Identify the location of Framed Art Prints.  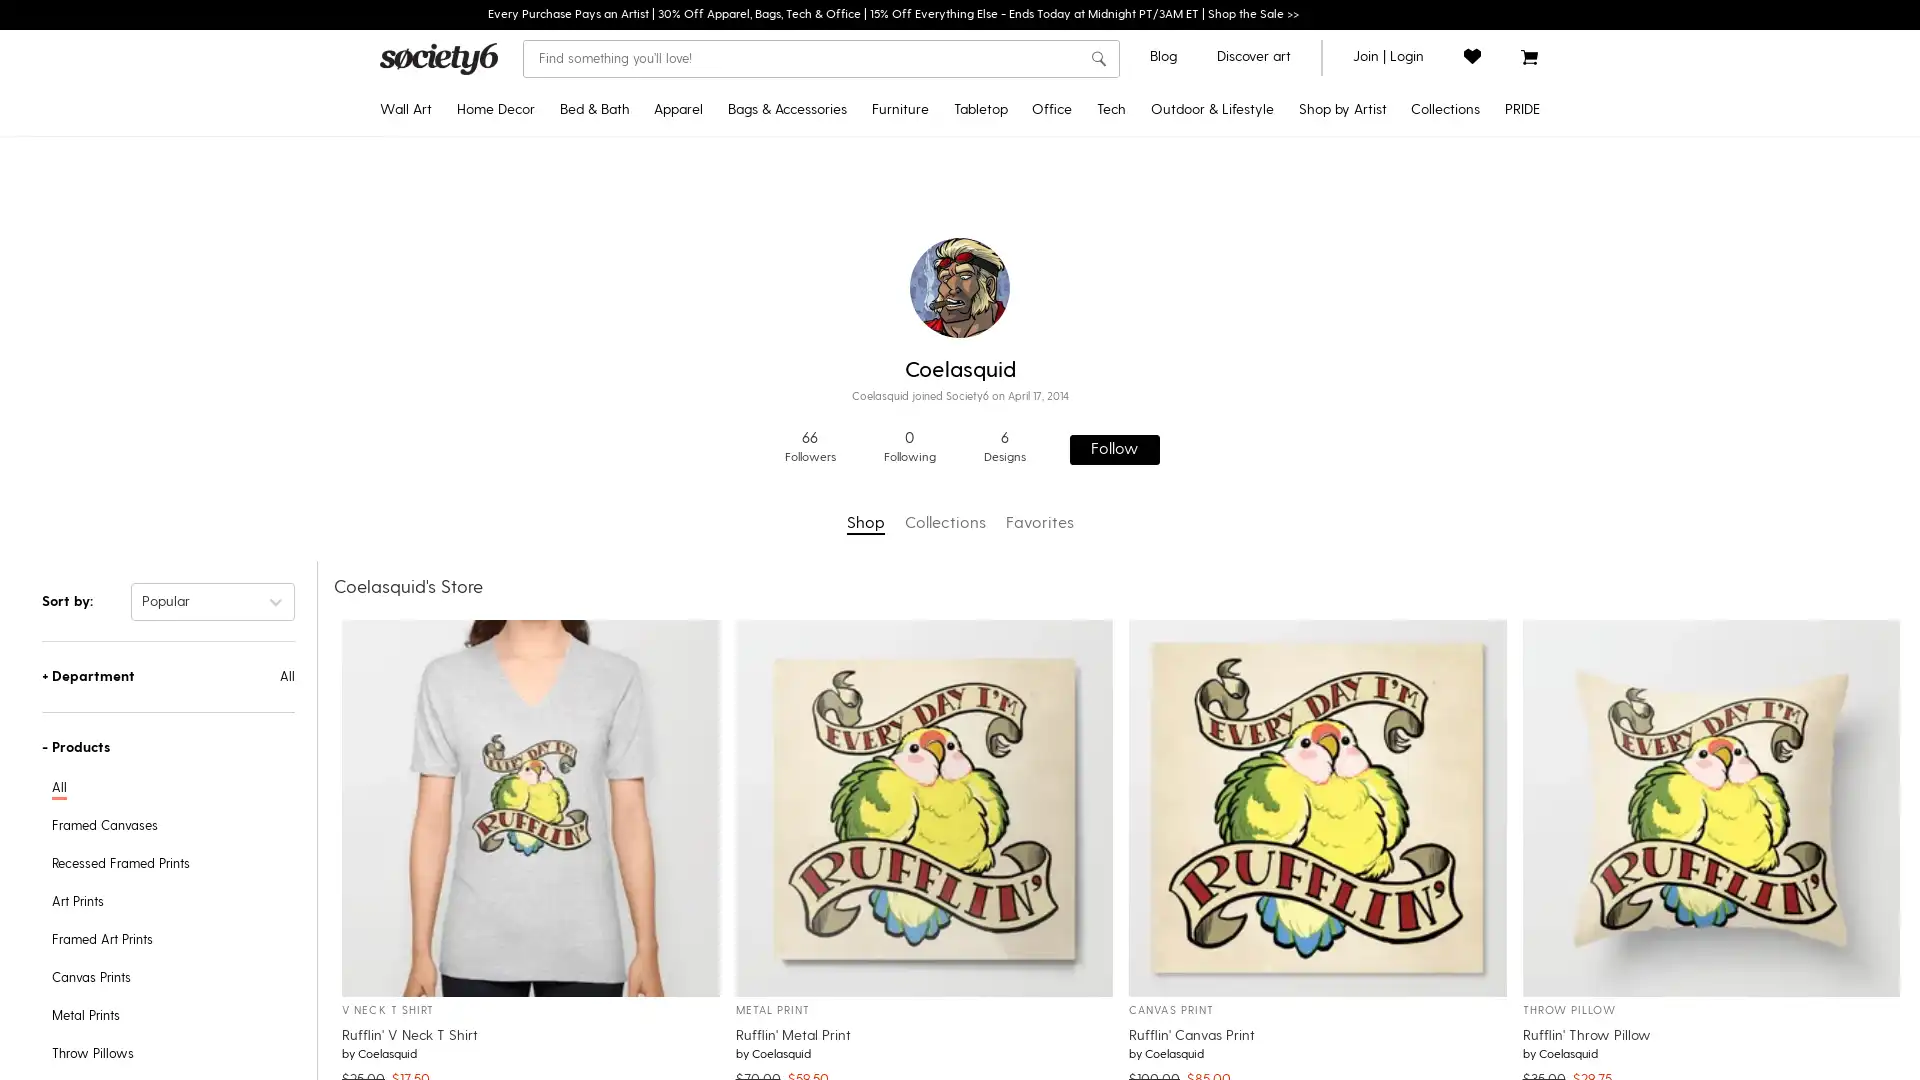
(470, 192).